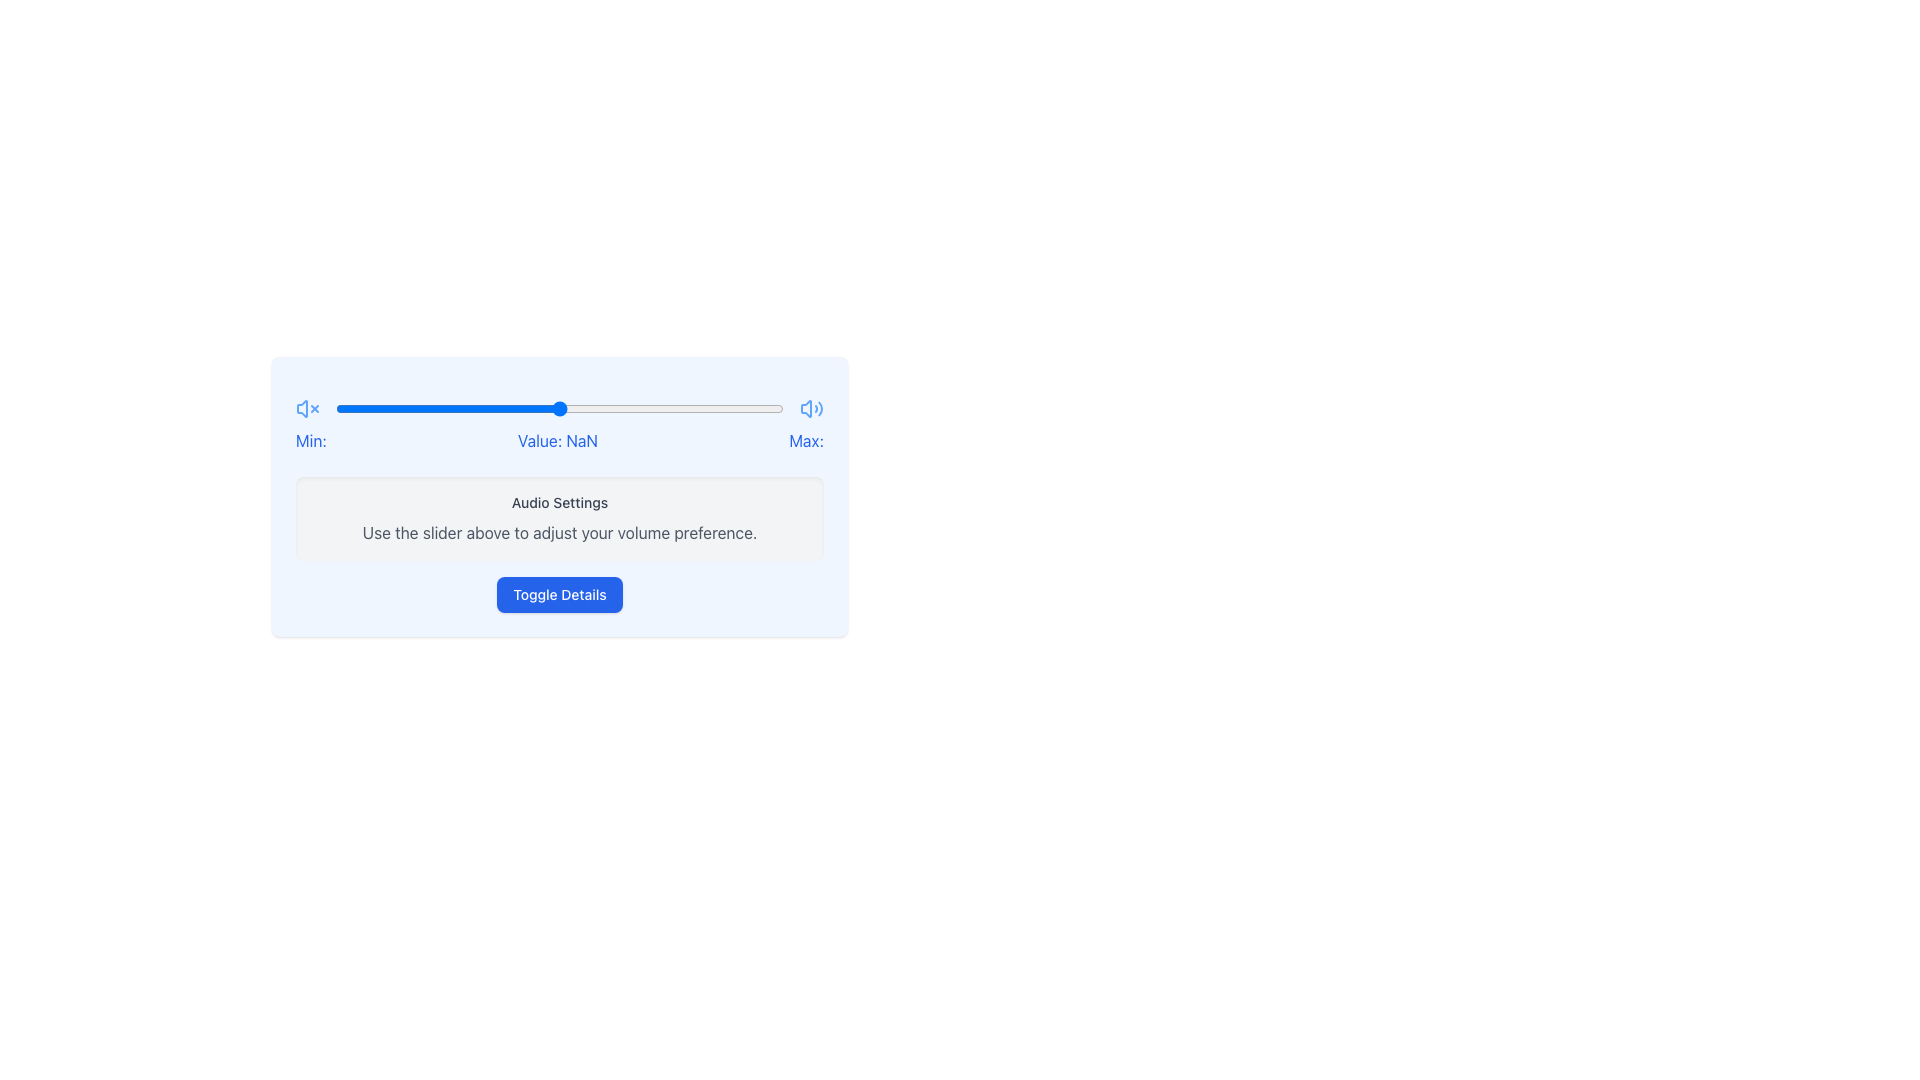 This screenshot has height=1080, width=1920. Describe the element at coordinates (415, 407) in the screenshot. I see `the slider` at that location.